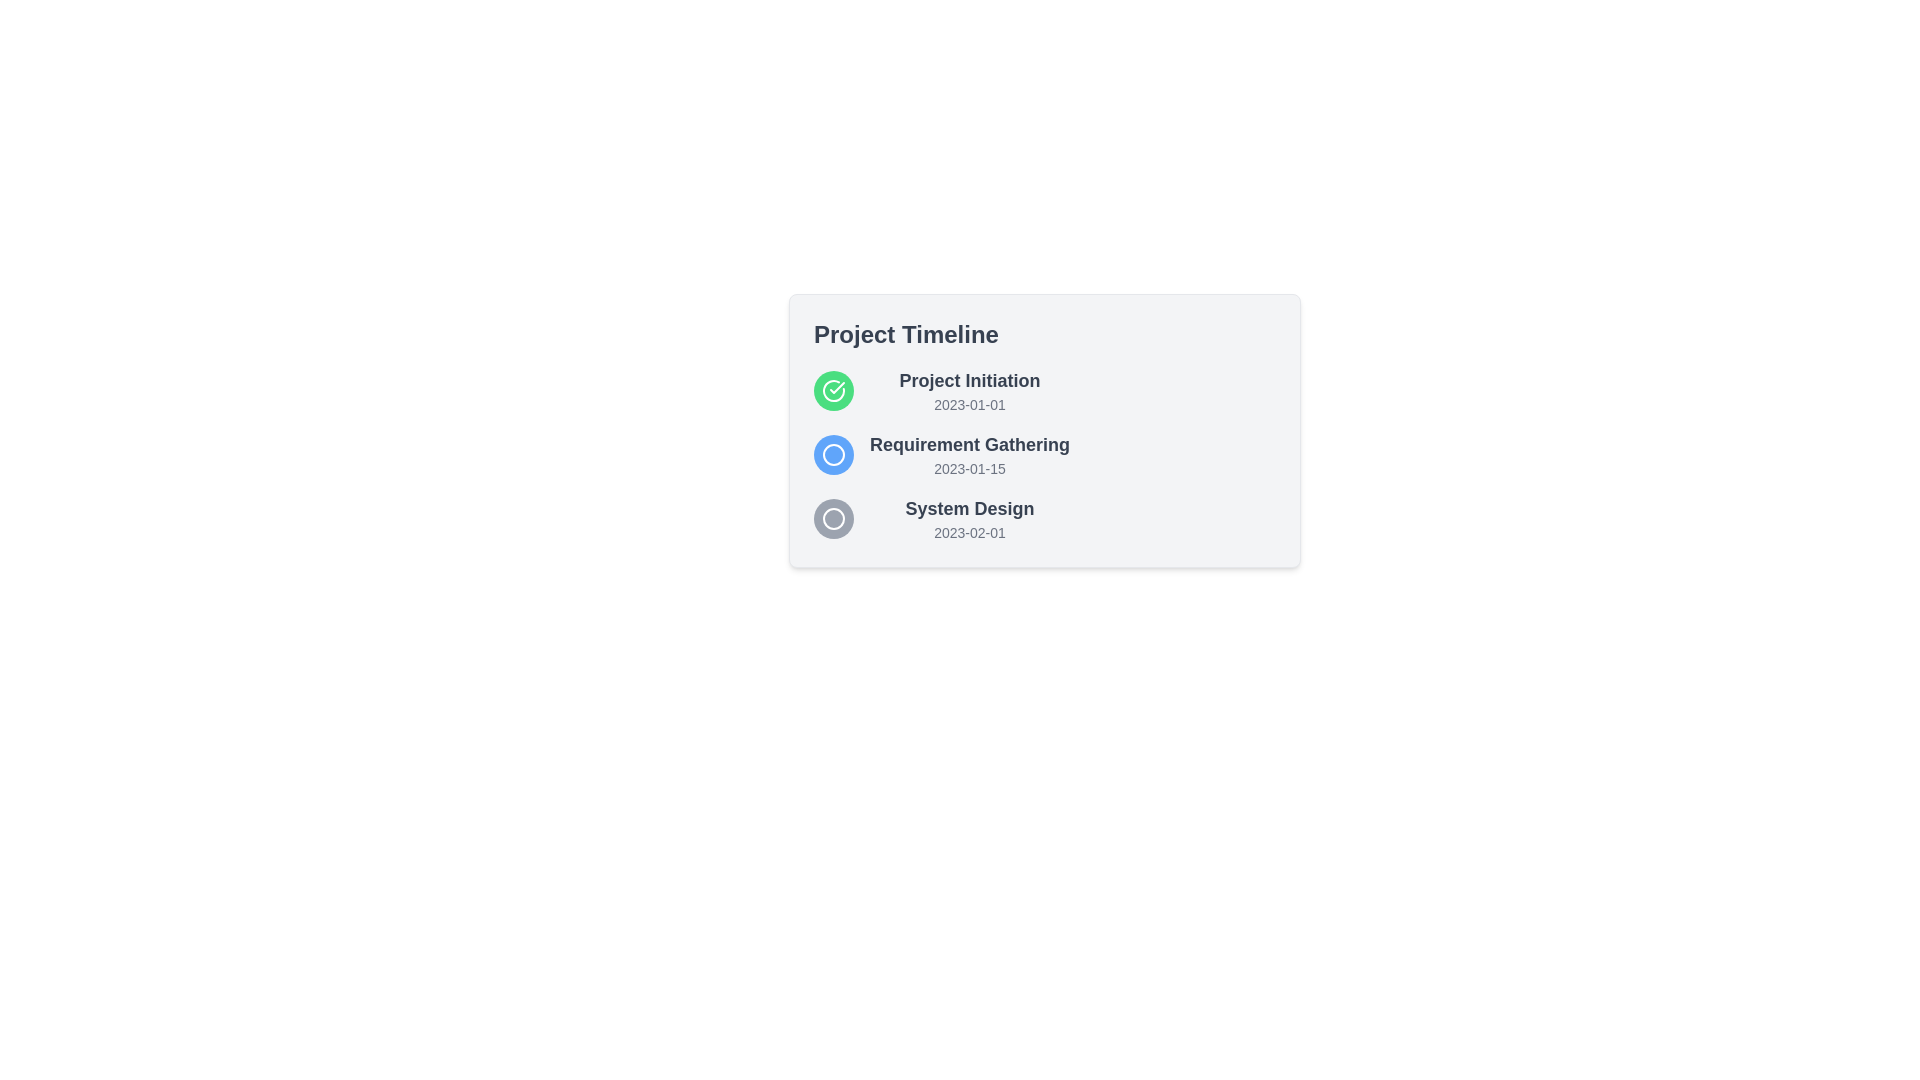  I want to click on the circular icon with a green background and white checkmark symbol located at the far left of the 'Project Initiation' item in the 'Project Timeline' section, so click(834, 390).